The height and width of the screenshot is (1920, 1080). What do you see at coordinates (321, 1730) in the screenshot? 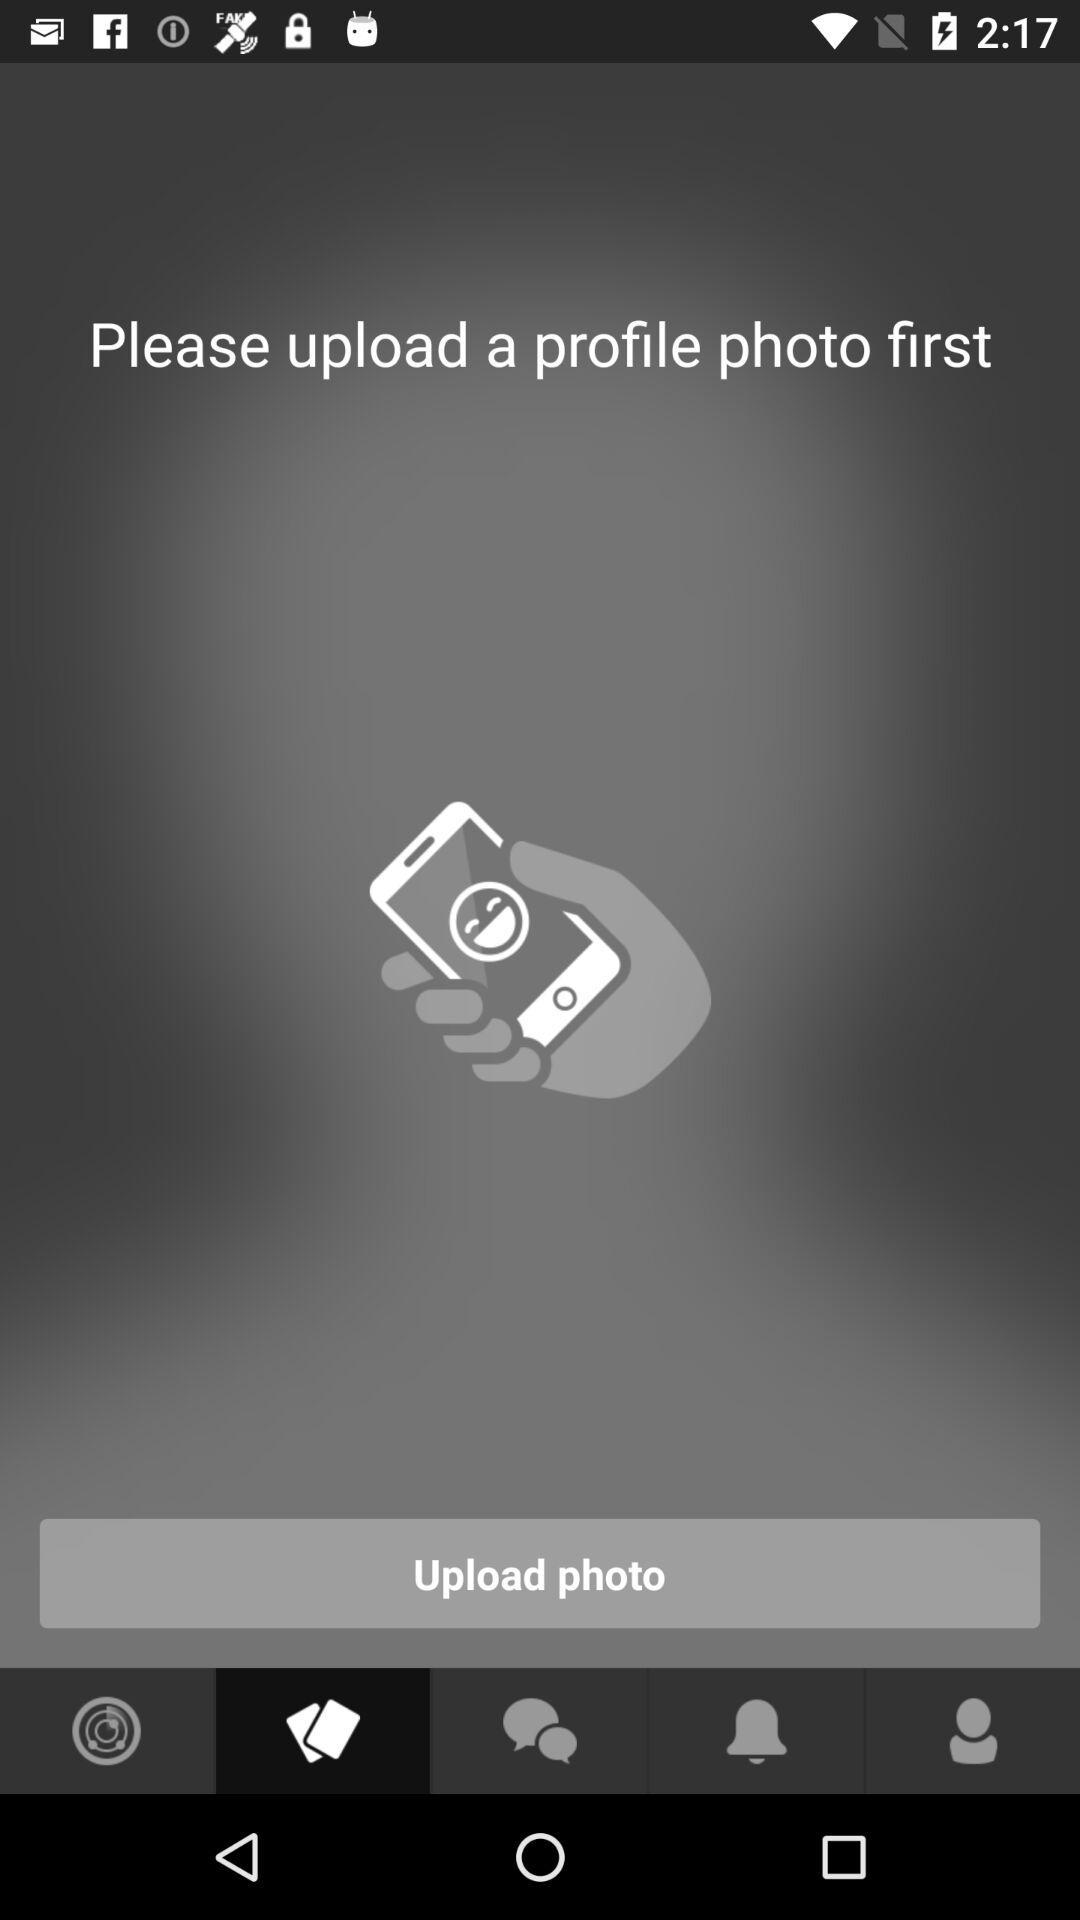
I see `shows file icon` at bounding box center [321, 1730].